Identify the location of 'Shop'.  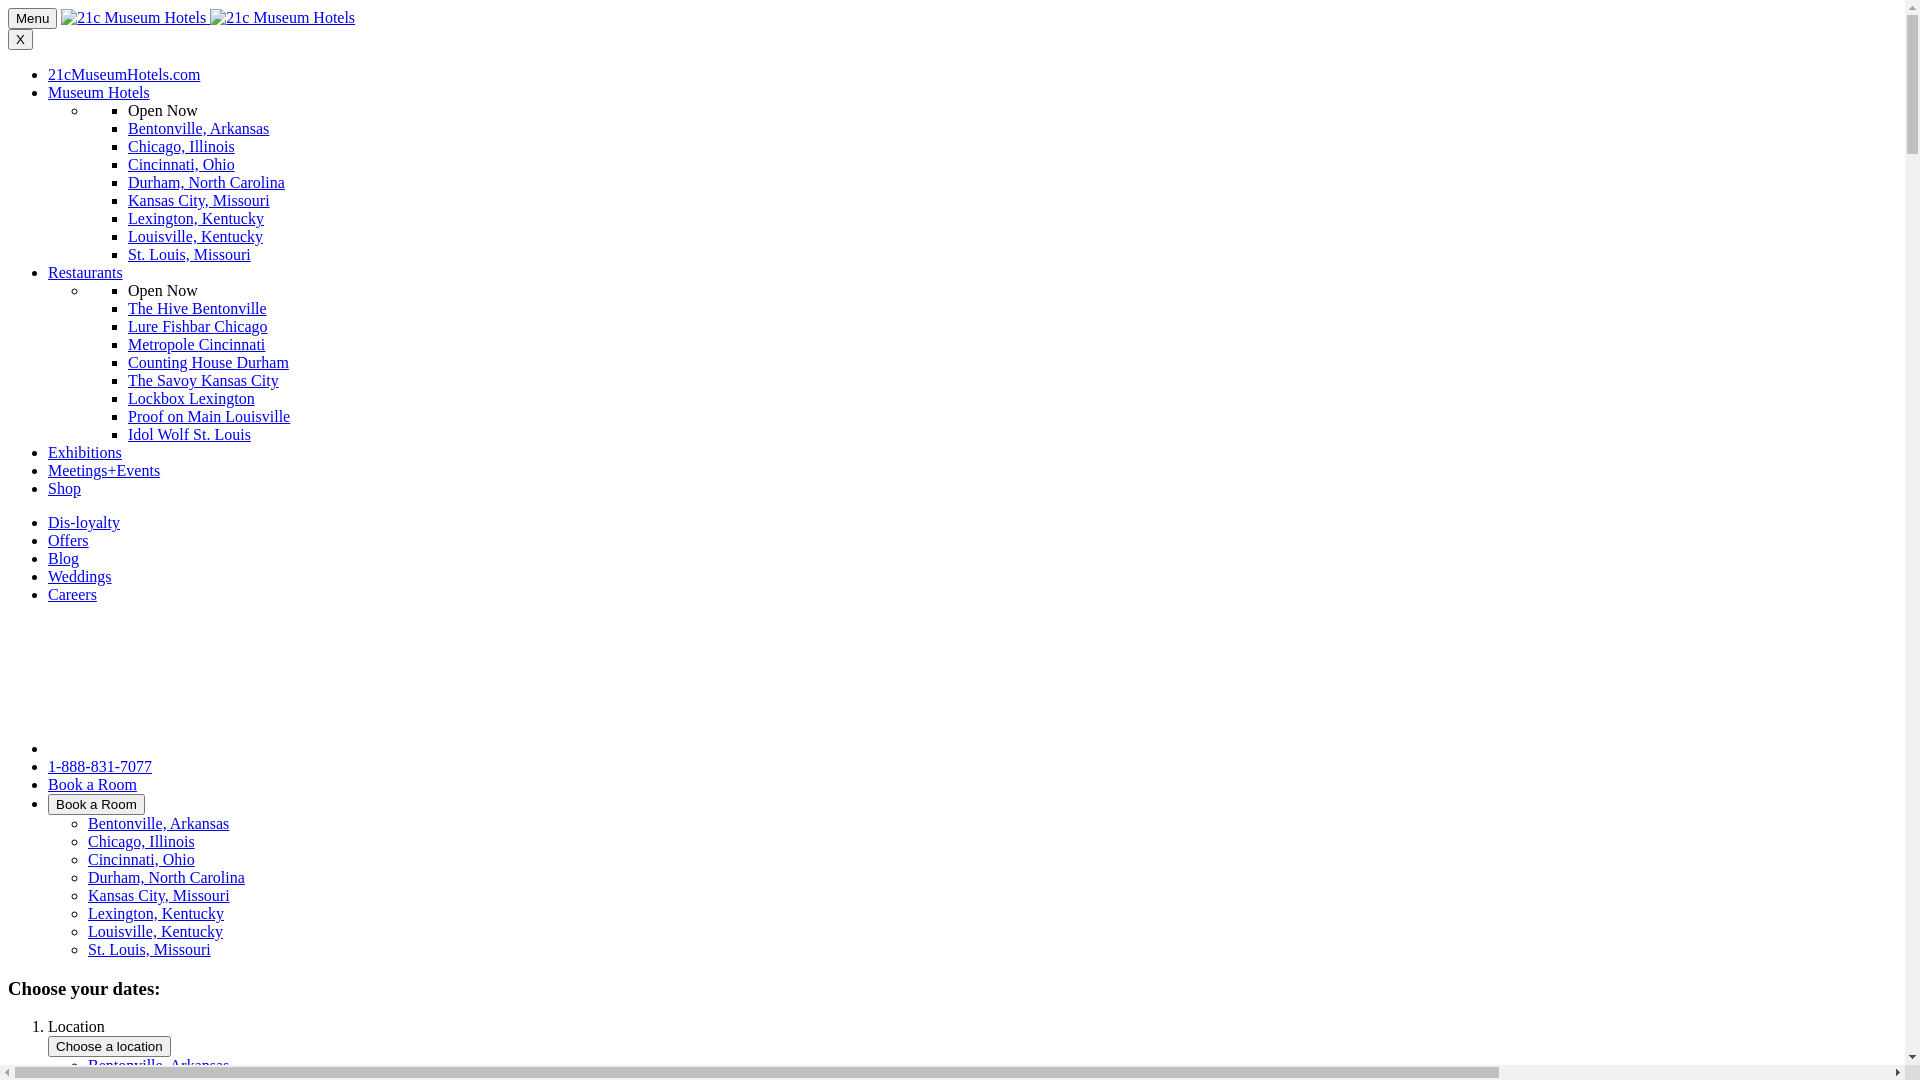
(64, 488).